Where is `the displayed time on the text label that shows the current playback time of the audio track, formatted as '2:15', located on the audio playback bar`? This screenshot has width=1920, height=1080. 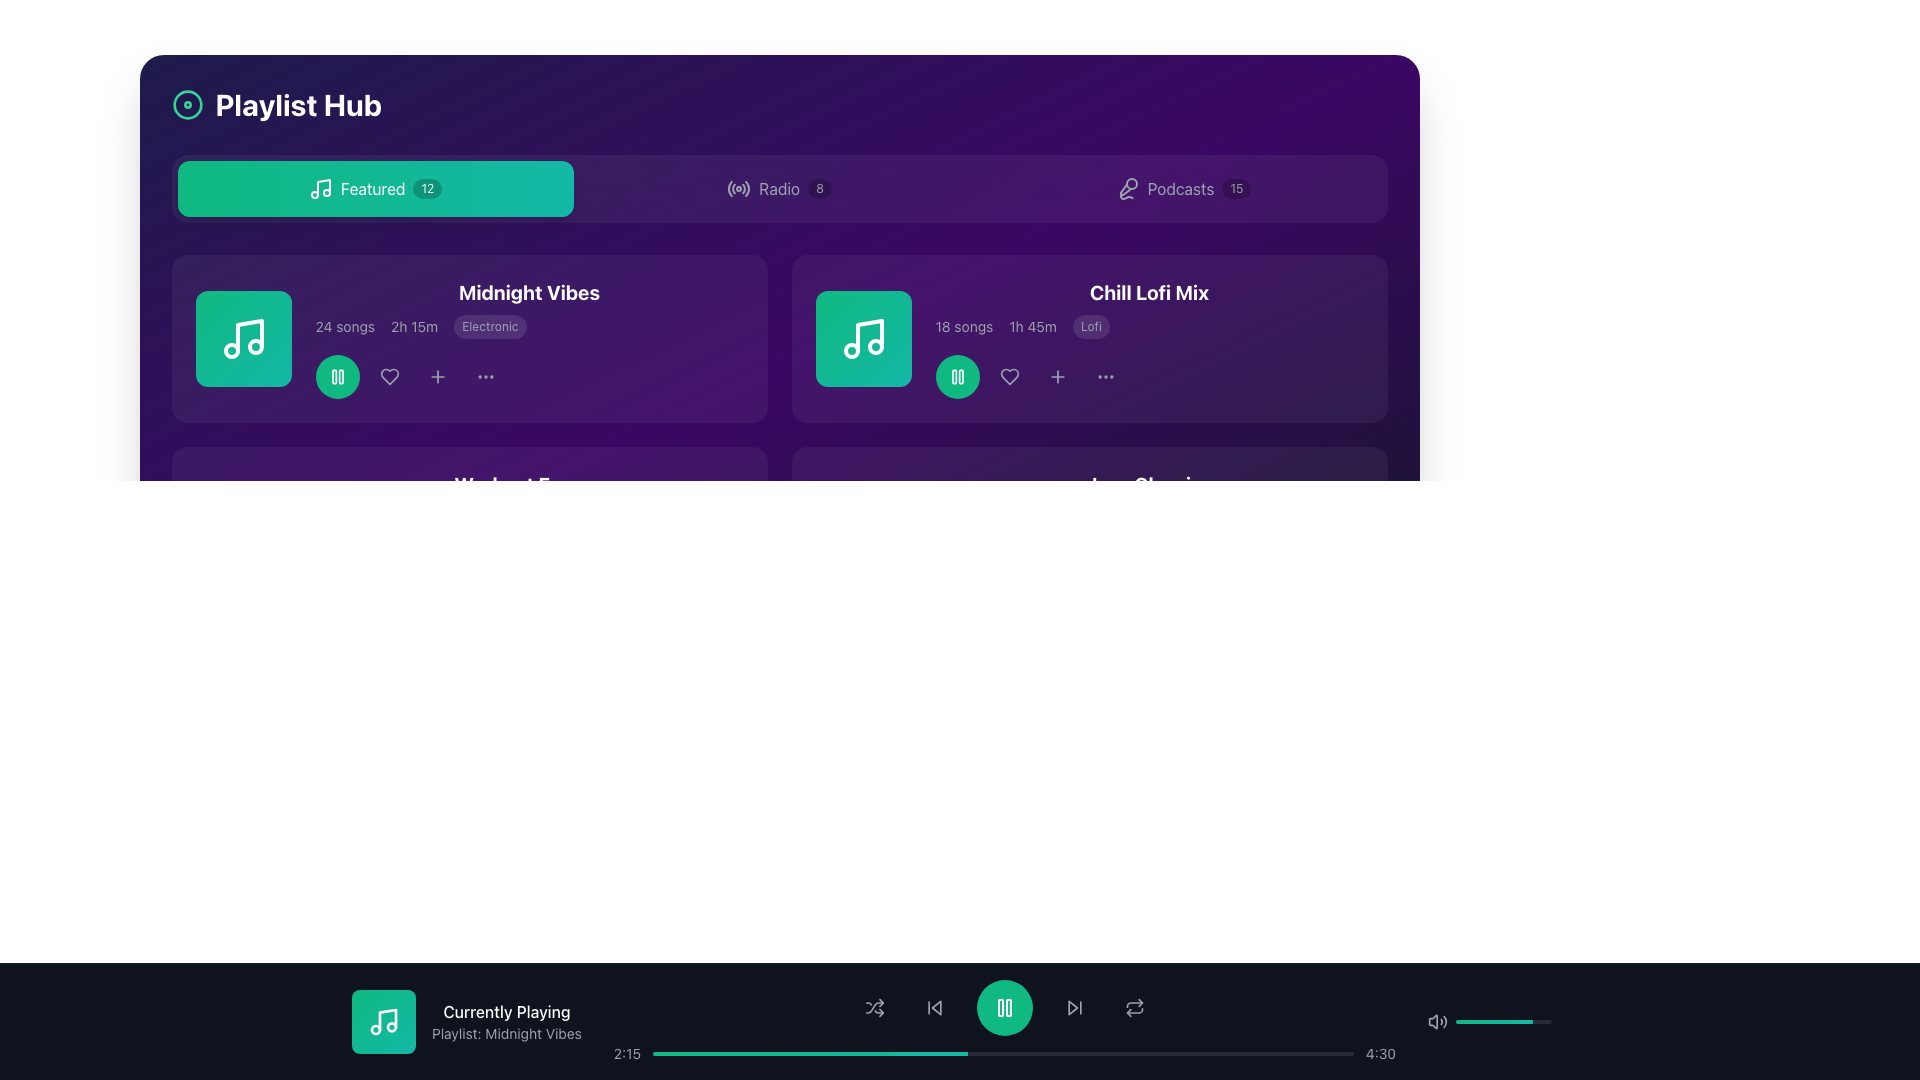 the displayed time on the text label that shows the current playback time of the audio track, formatted as '2:15', located on the audio playback bar is located at coordinates (626, 1052).